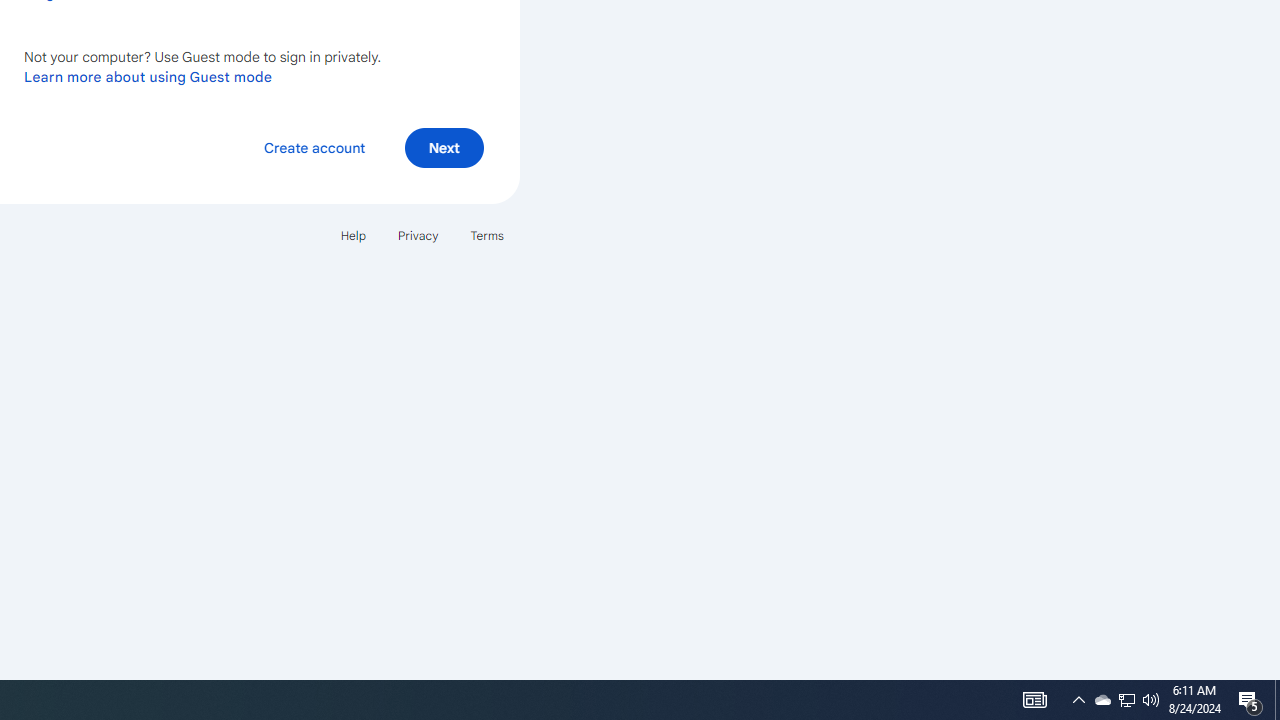 Image resolution: width=1280 pixels, height=720 pixels. Describe the element at coordinates (147, 75) in the screenshot. I see `'Learn more about using Guest mode'` at that location.